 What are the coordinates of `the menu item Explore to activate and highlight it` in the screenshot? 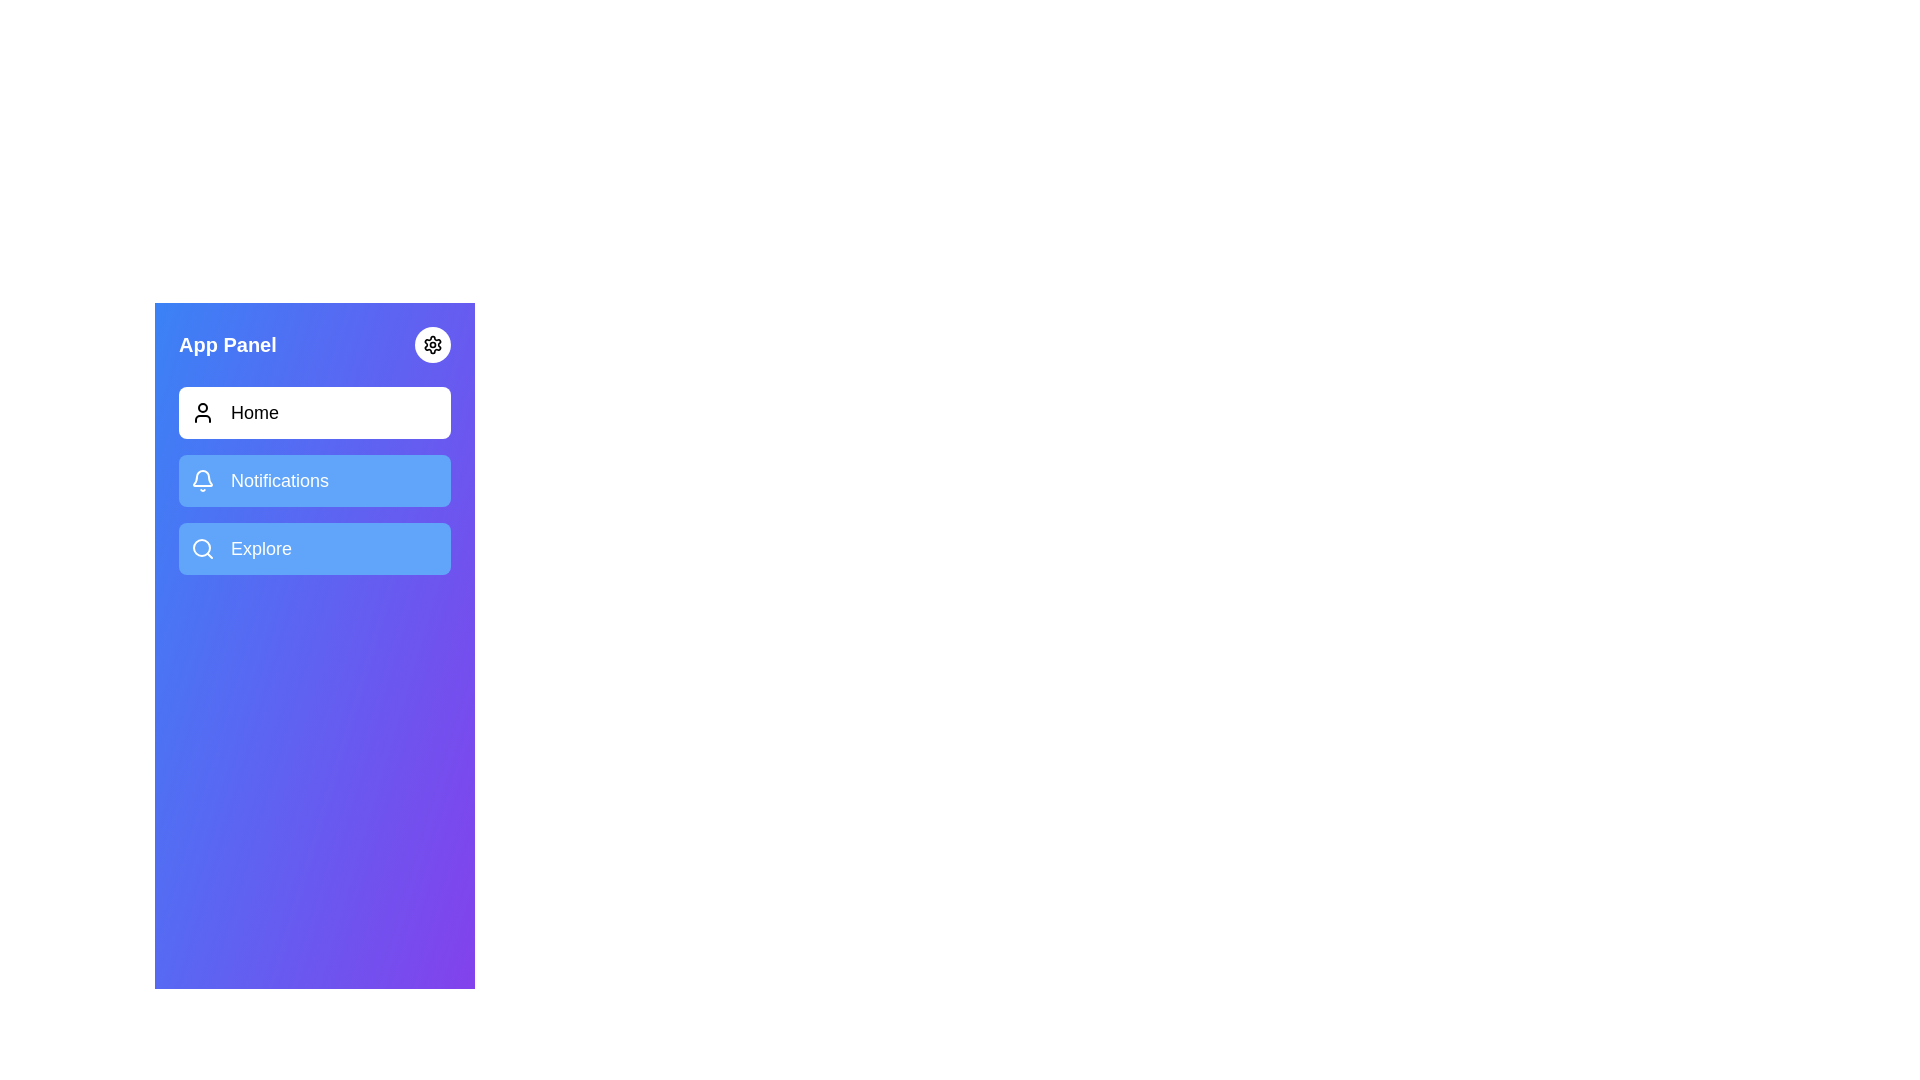 It's located at (314, 548).